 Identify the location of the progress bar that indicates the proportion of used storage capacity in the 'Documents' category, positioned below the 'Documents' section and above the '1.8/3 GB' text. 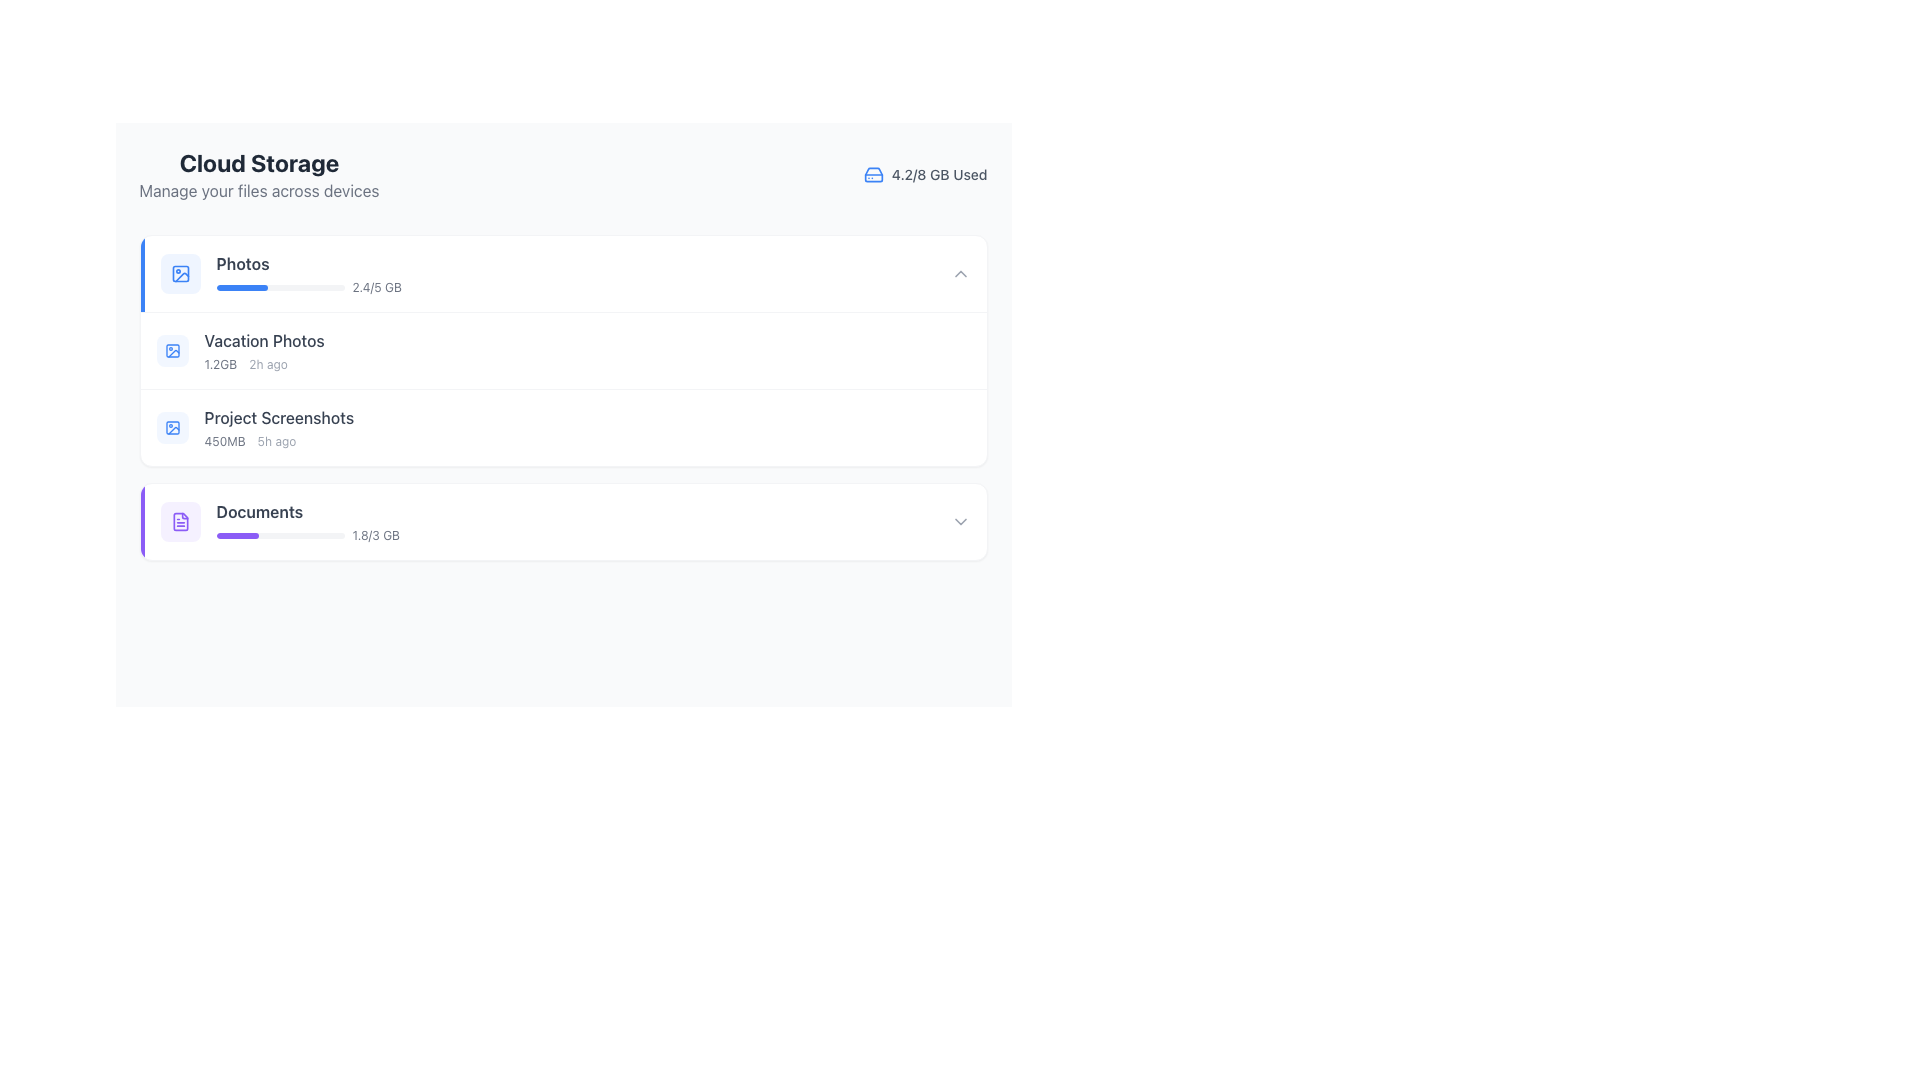
(279, 535).